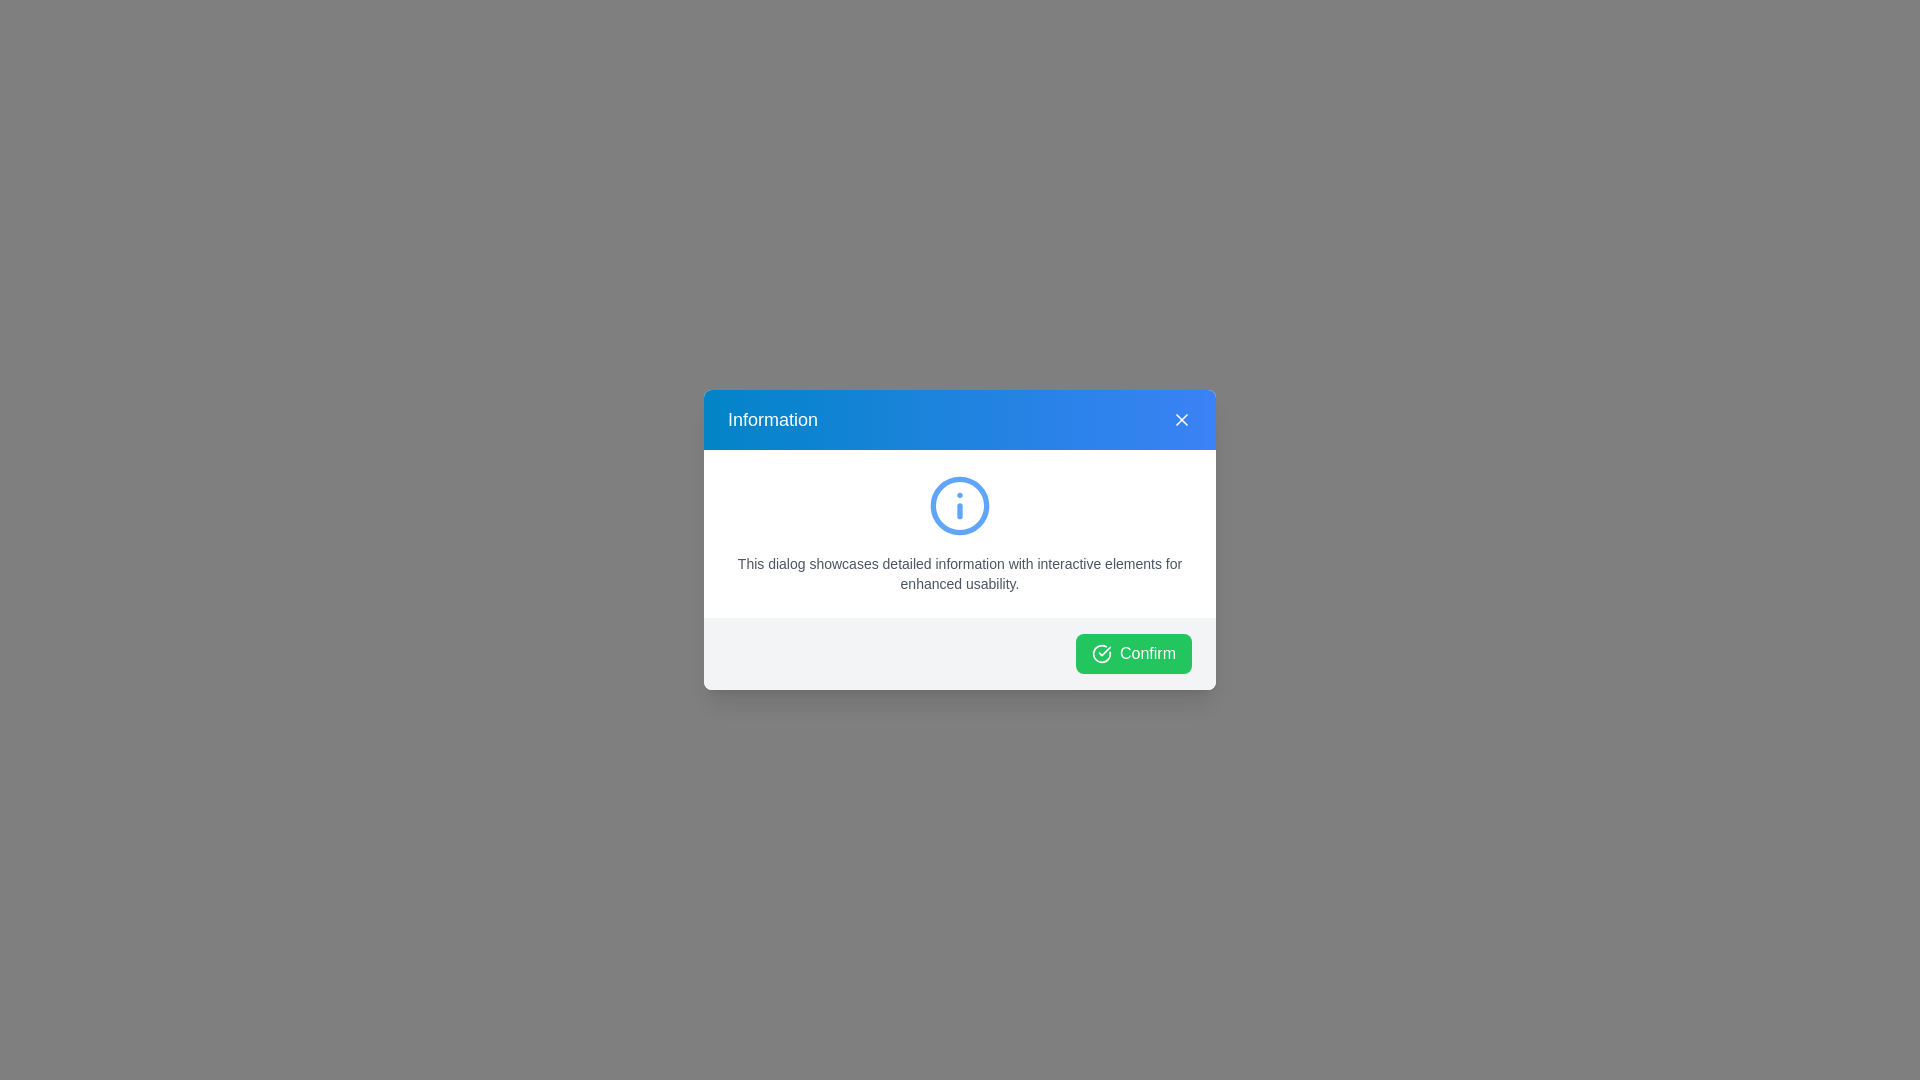 The width and height of the screenshot is (1920, 1080). I want to click on the static text label displaying 'This dialog showcases detailed information with interactive elements for enhanced usability.' which is located beneath the information icon and above the Confirm button in the modal dialog box, so click(960, 574).